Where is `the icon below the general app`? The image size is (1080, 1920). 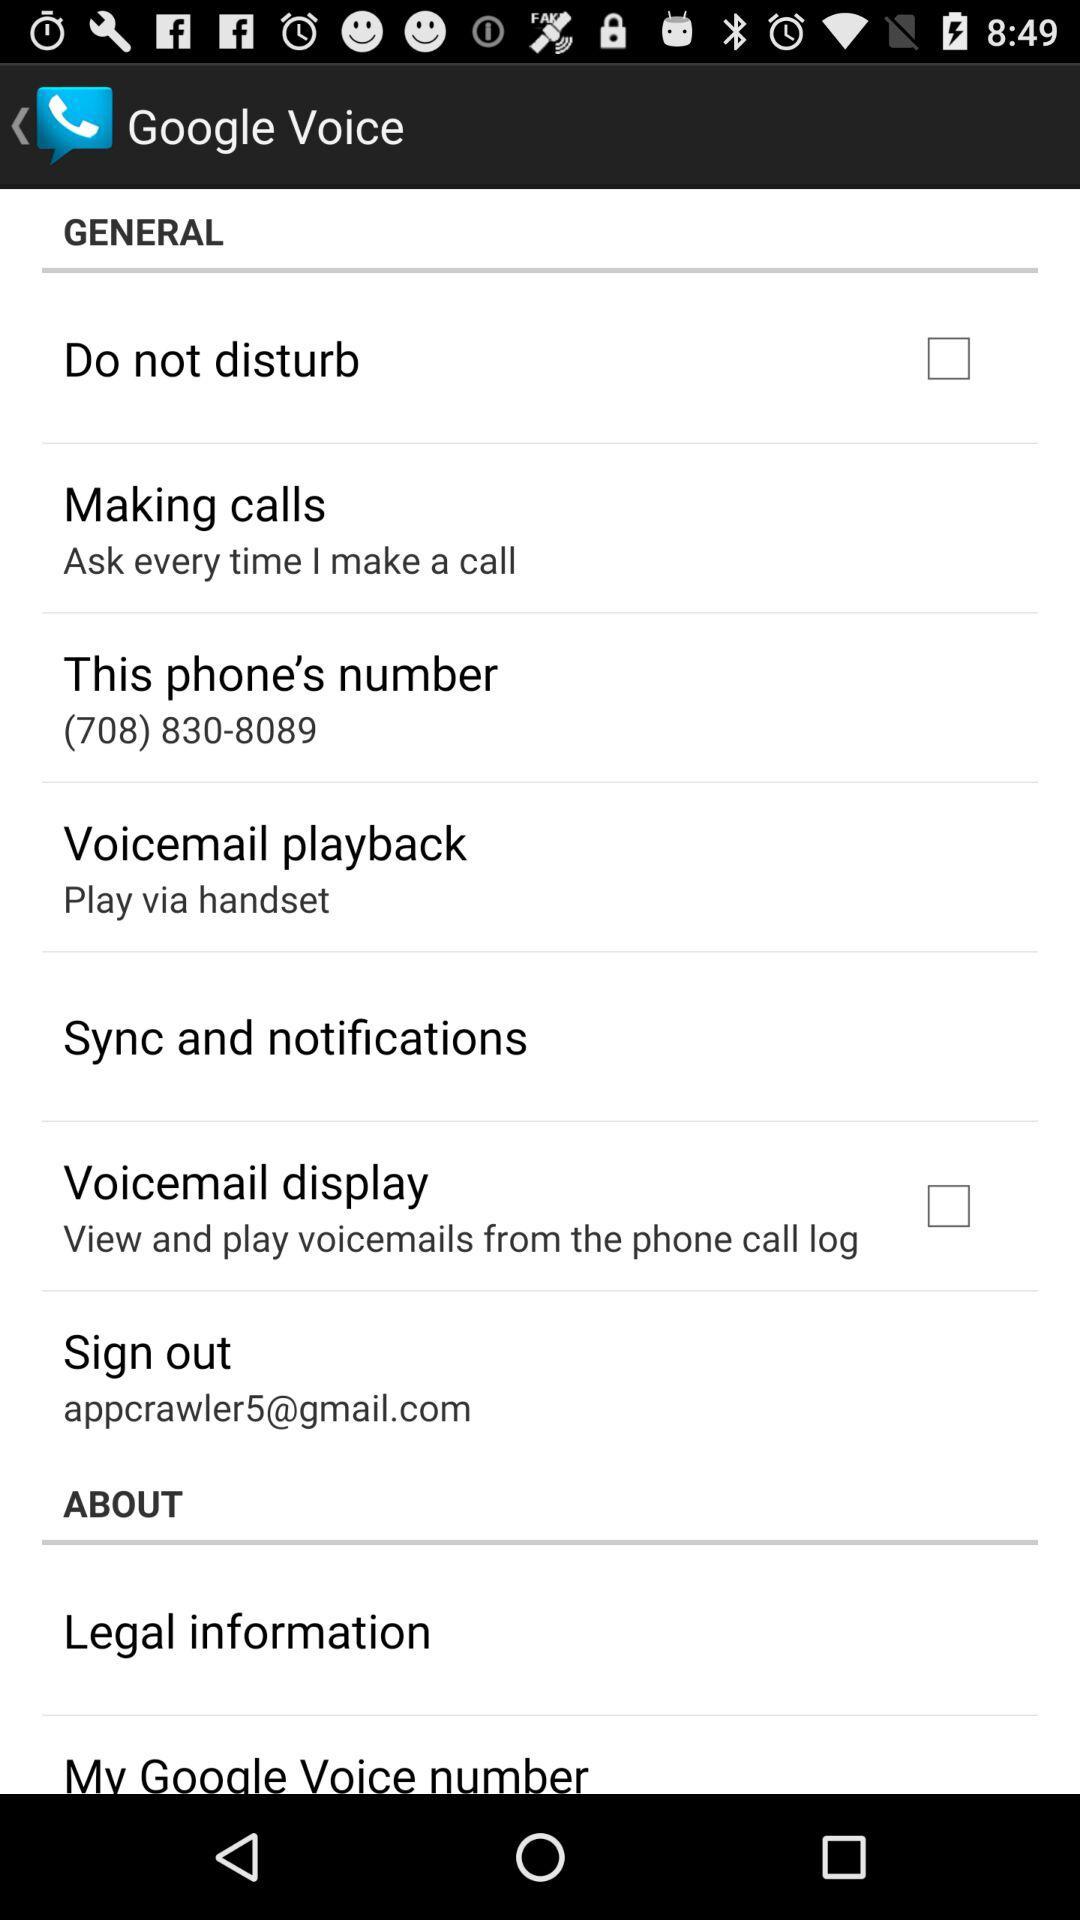 the icon below the general app is located at coordinates (211, 358).